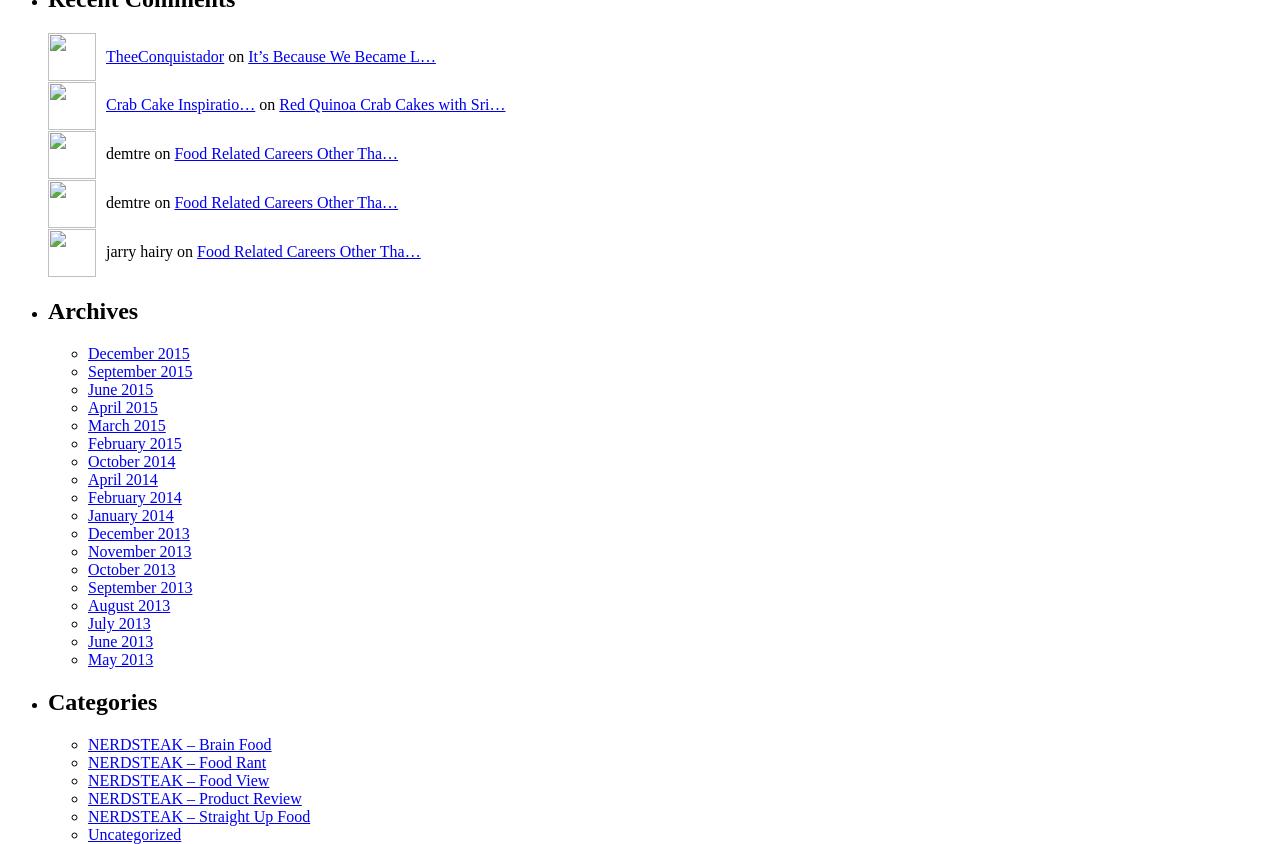 The width and height of the screenshot is (1280, 844). Describe the element at coordinates (125, 423) in the screenshot. I see `'March 2015'` at that location.